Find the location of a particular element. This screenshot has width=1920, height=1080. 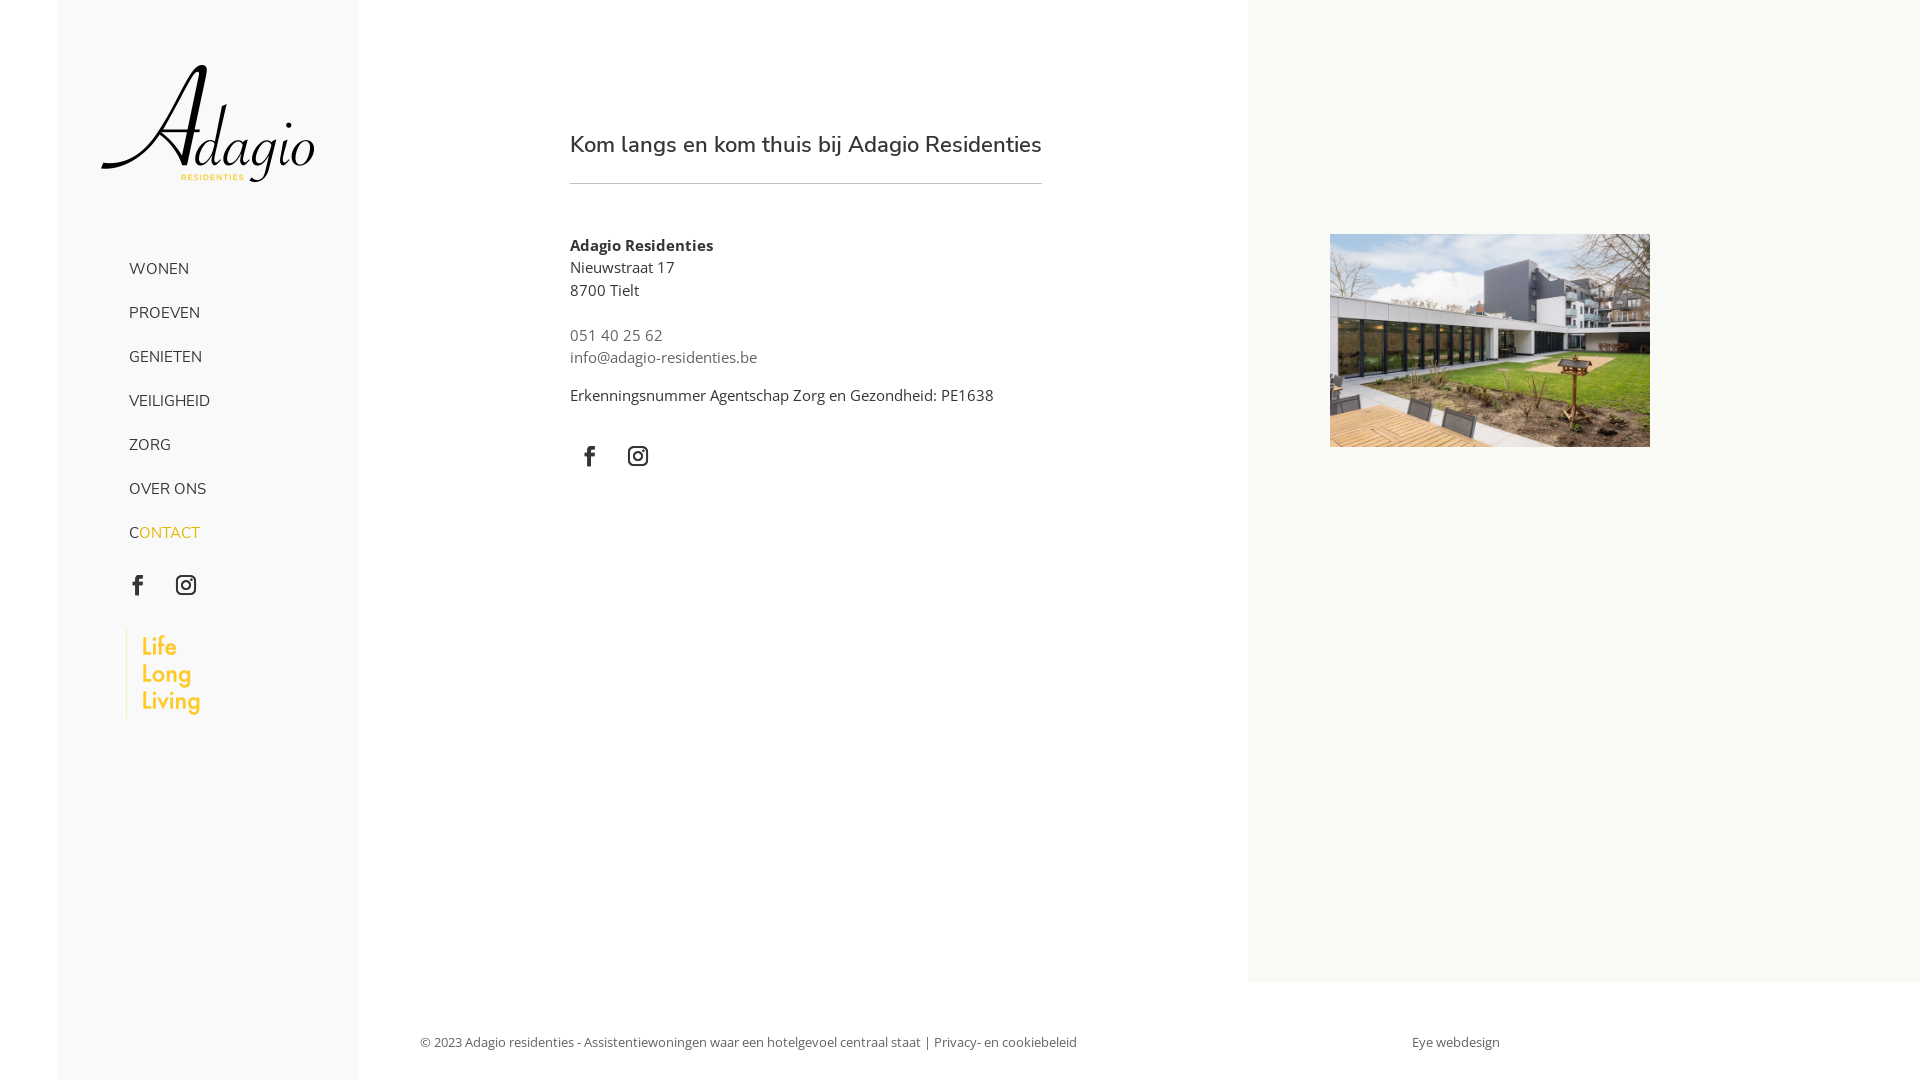

'Volg op Instagram' is located at coordinates (186, 585).